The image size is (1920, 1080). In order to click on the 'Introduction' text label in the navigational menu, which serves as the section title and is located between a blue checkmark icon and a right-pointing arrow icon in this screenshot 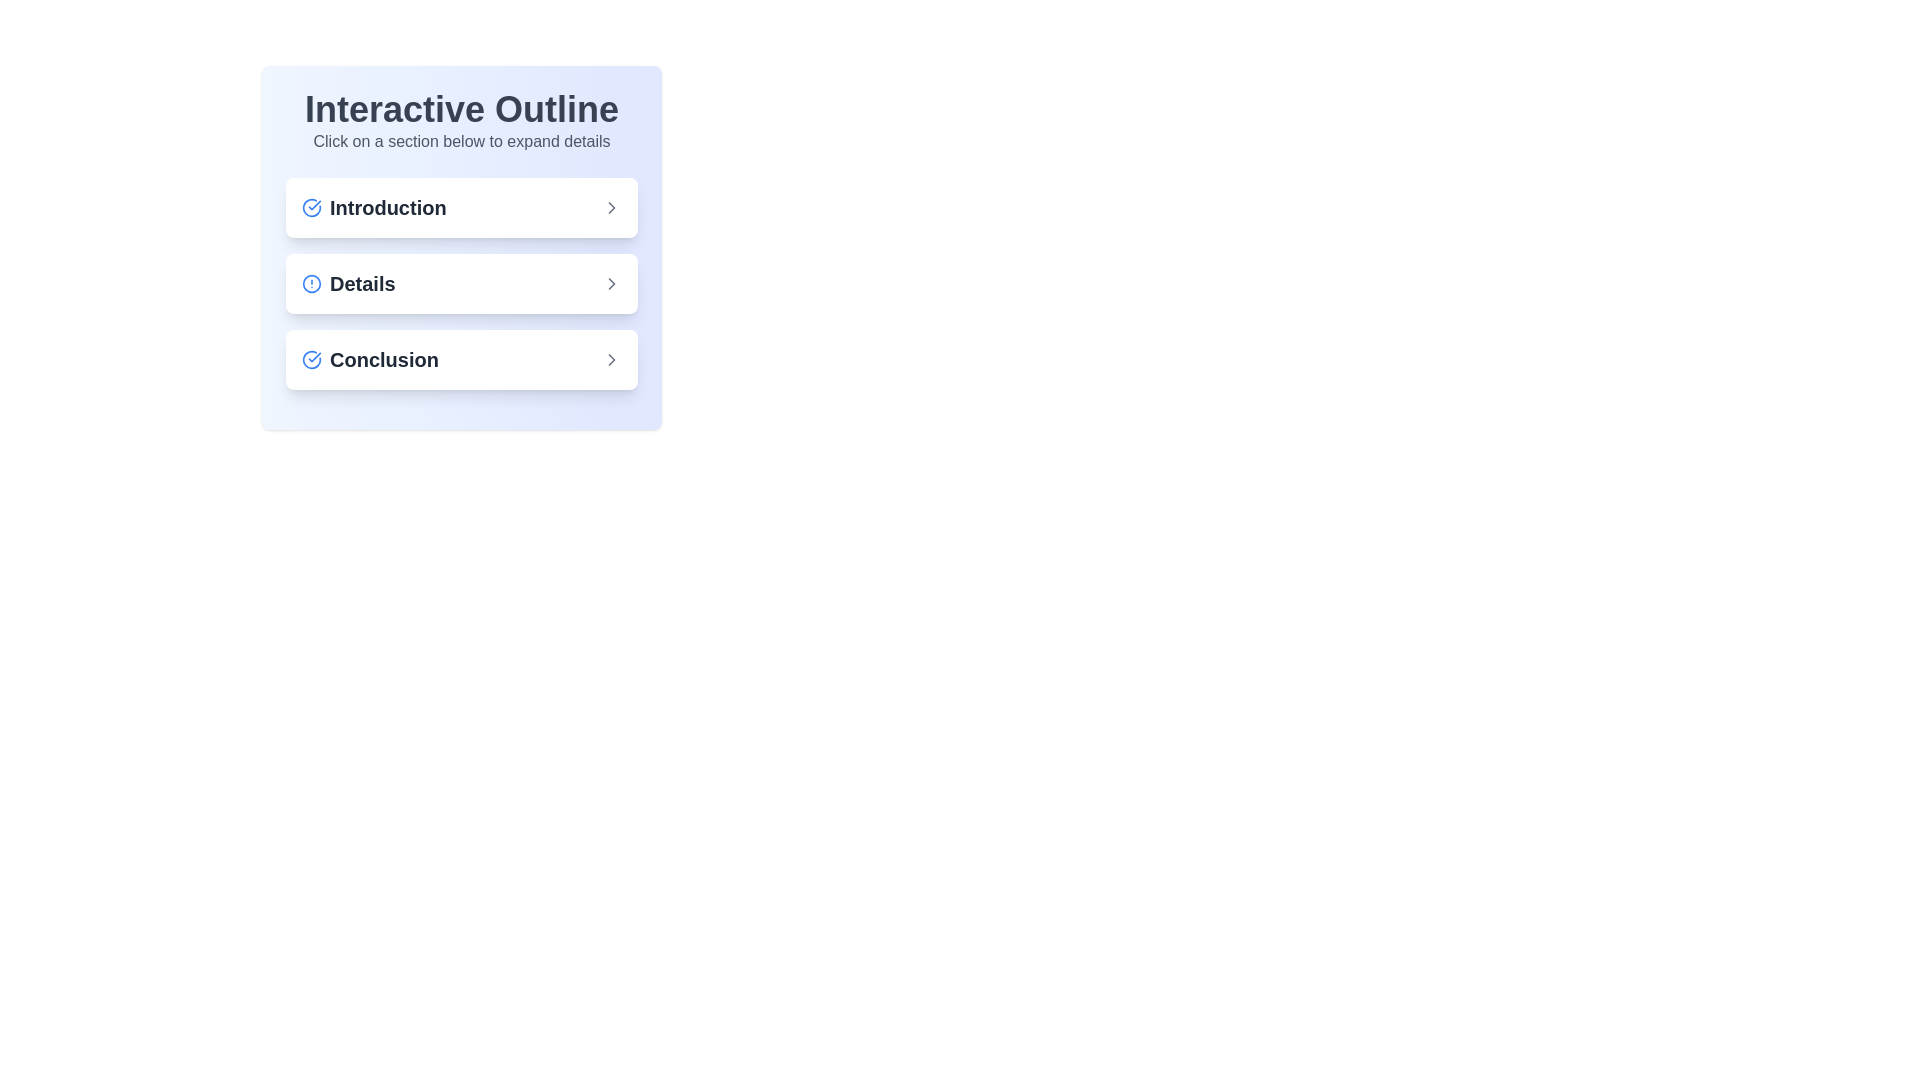, I will do `click(388, 208)`.